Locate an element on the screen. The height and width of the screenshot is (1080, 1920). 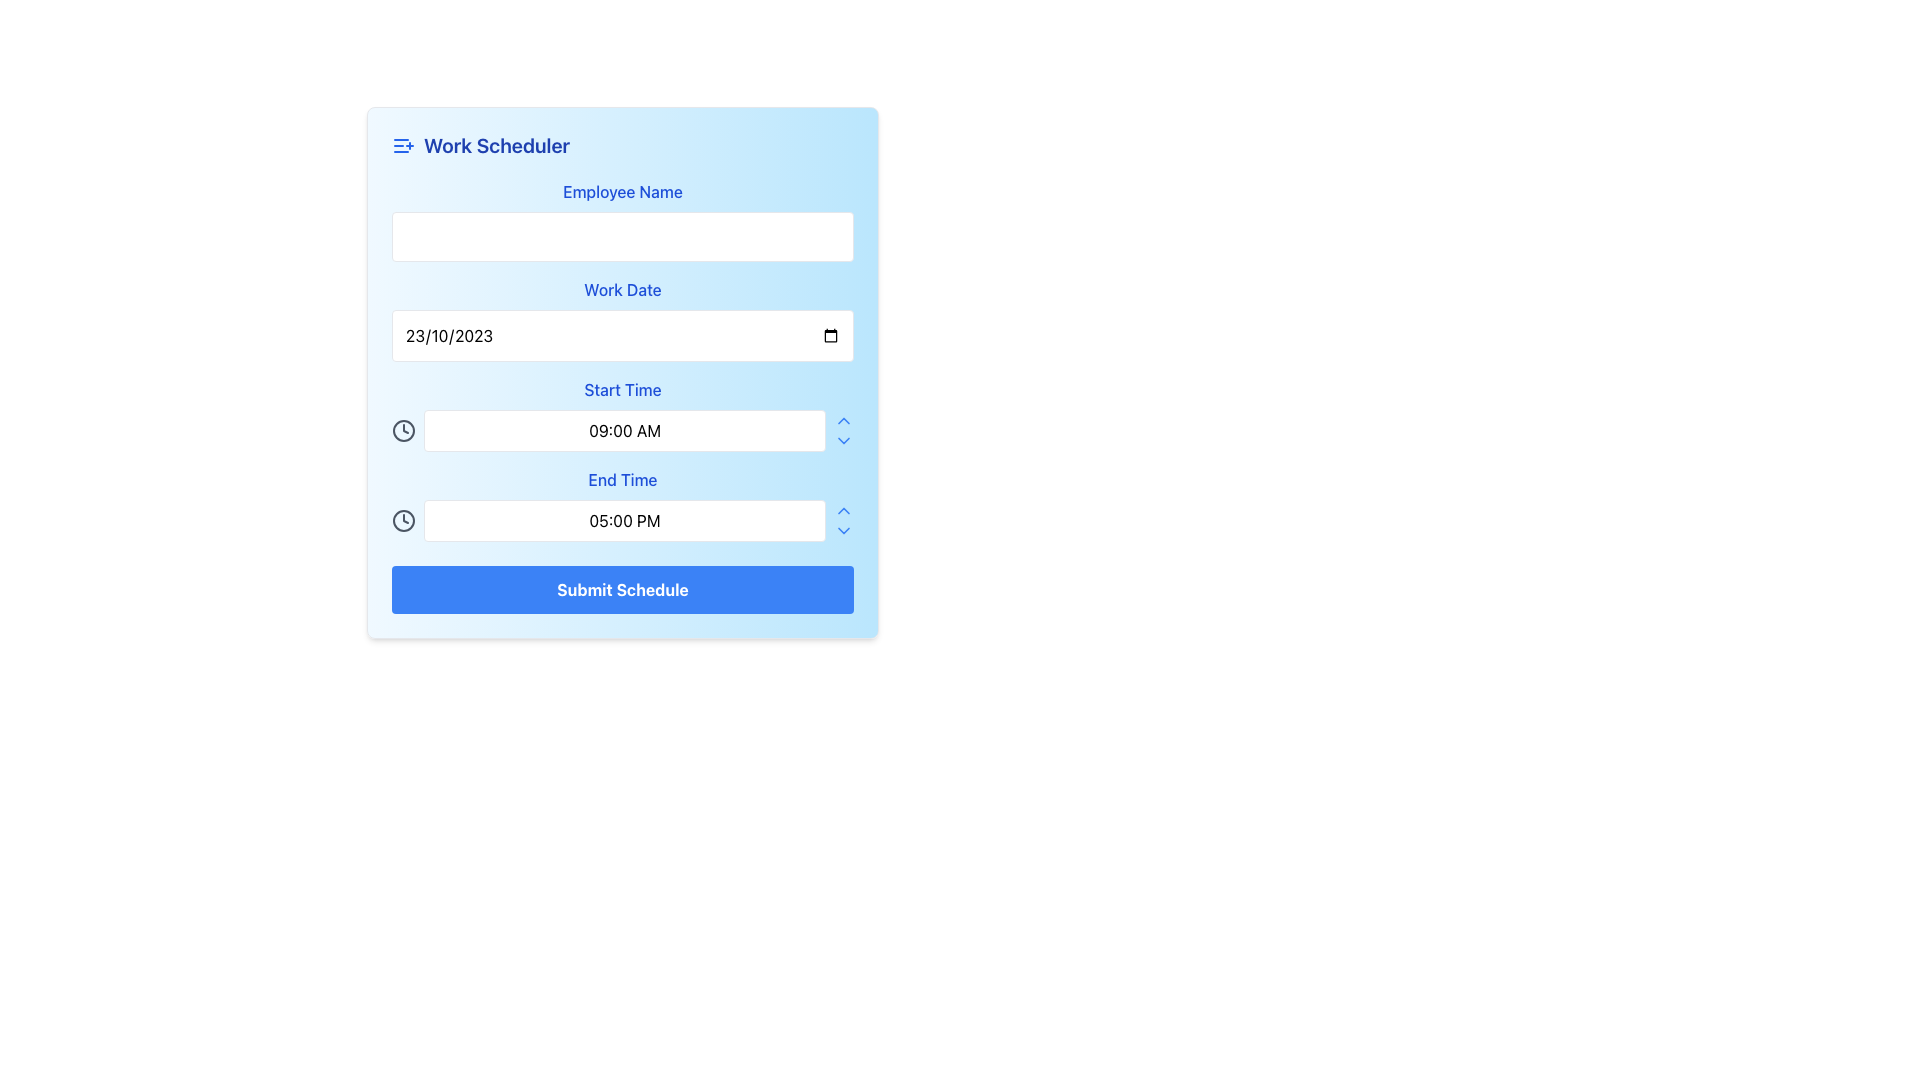
the clock icon located to the left of the time input field displaying '09:00 AM' in the 'Start Time' section is located at coordinates (402, 430).